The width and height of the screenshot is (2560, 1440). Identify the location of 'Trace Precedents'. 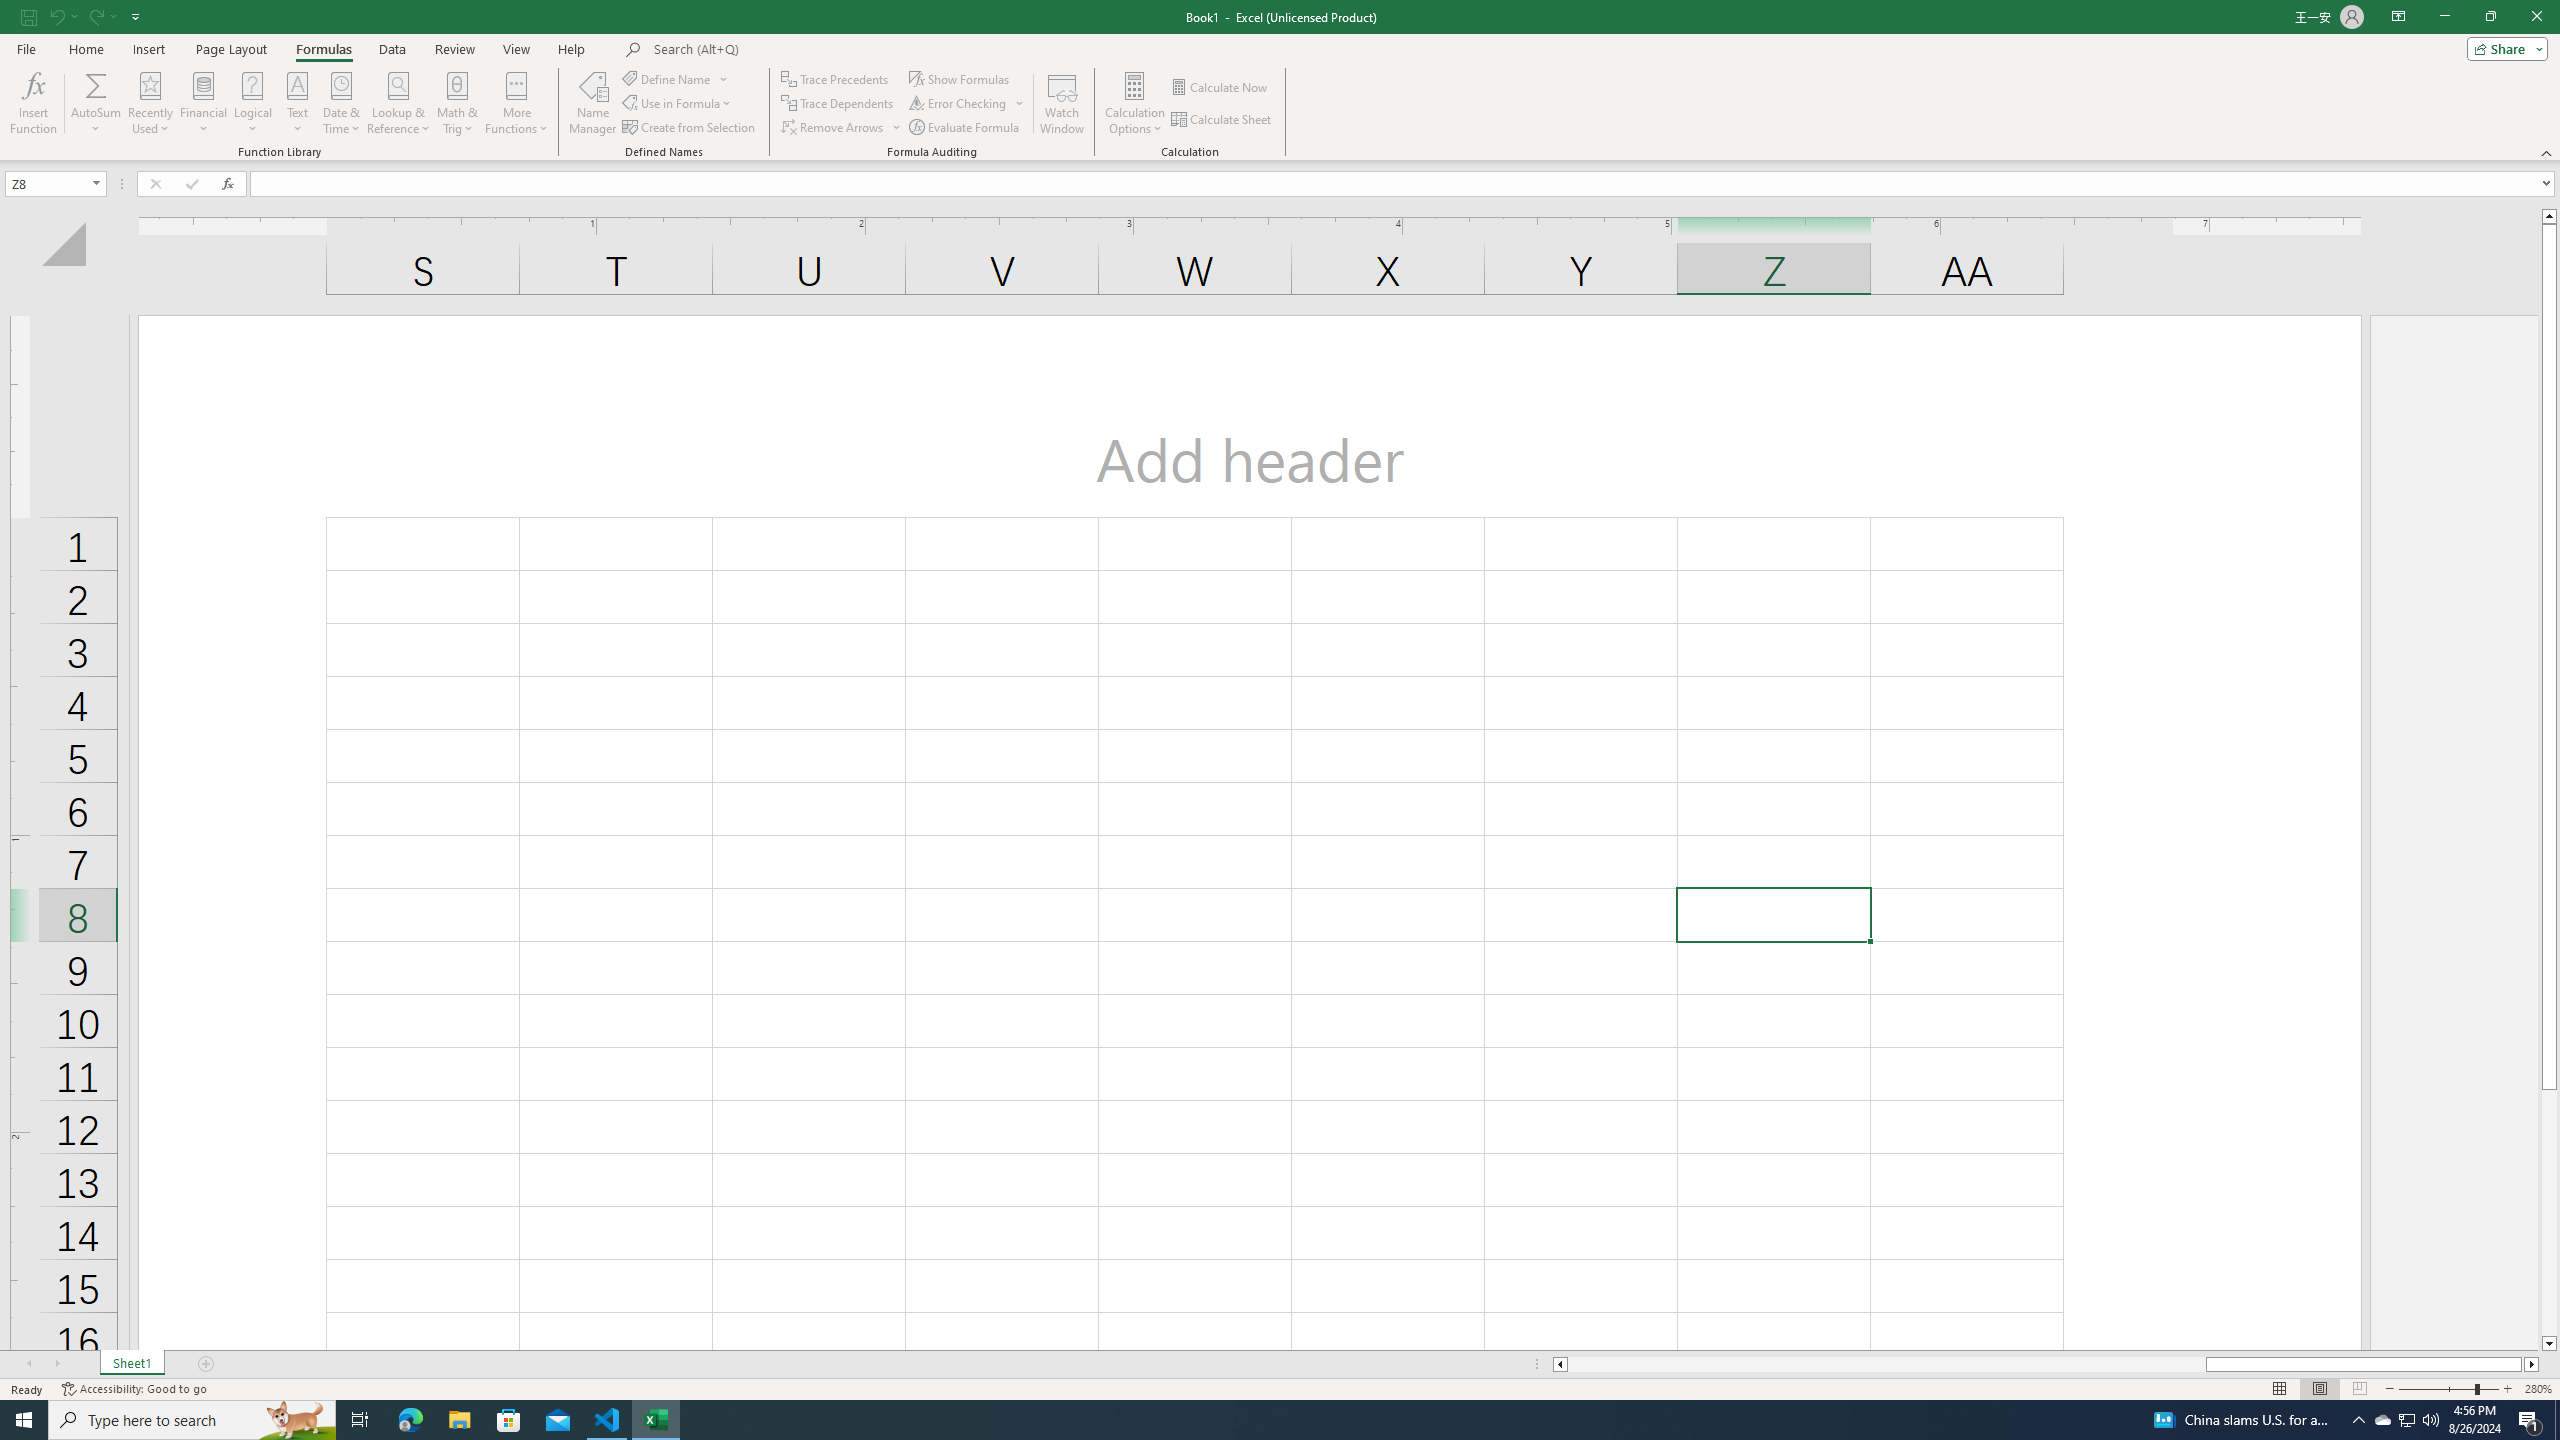
(836, 78).